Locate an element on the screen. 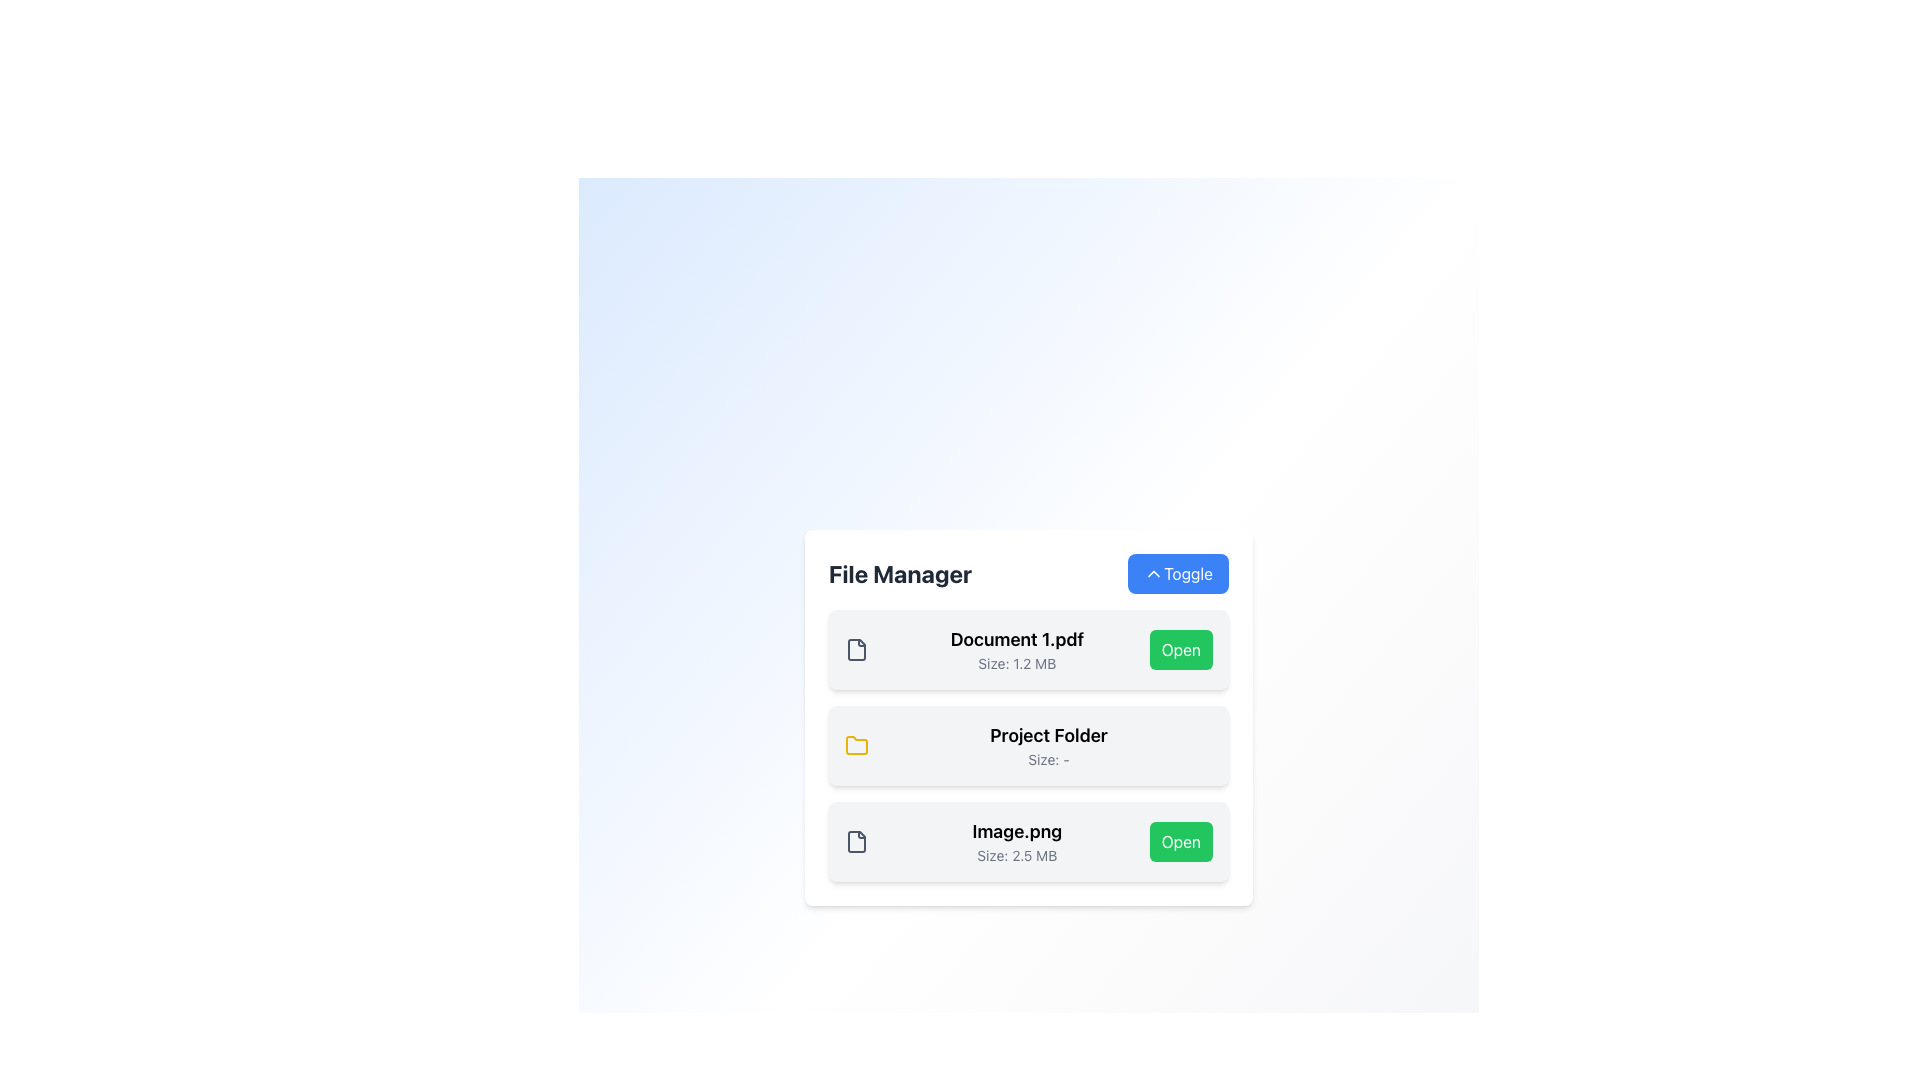 This screenshot has width=1920, height=1080. the text block displaying 'Document 1.pdf' and 'Size: 1.2 MB' in the first file listing card of the file manager interface is located at coordinates (1017, 650).